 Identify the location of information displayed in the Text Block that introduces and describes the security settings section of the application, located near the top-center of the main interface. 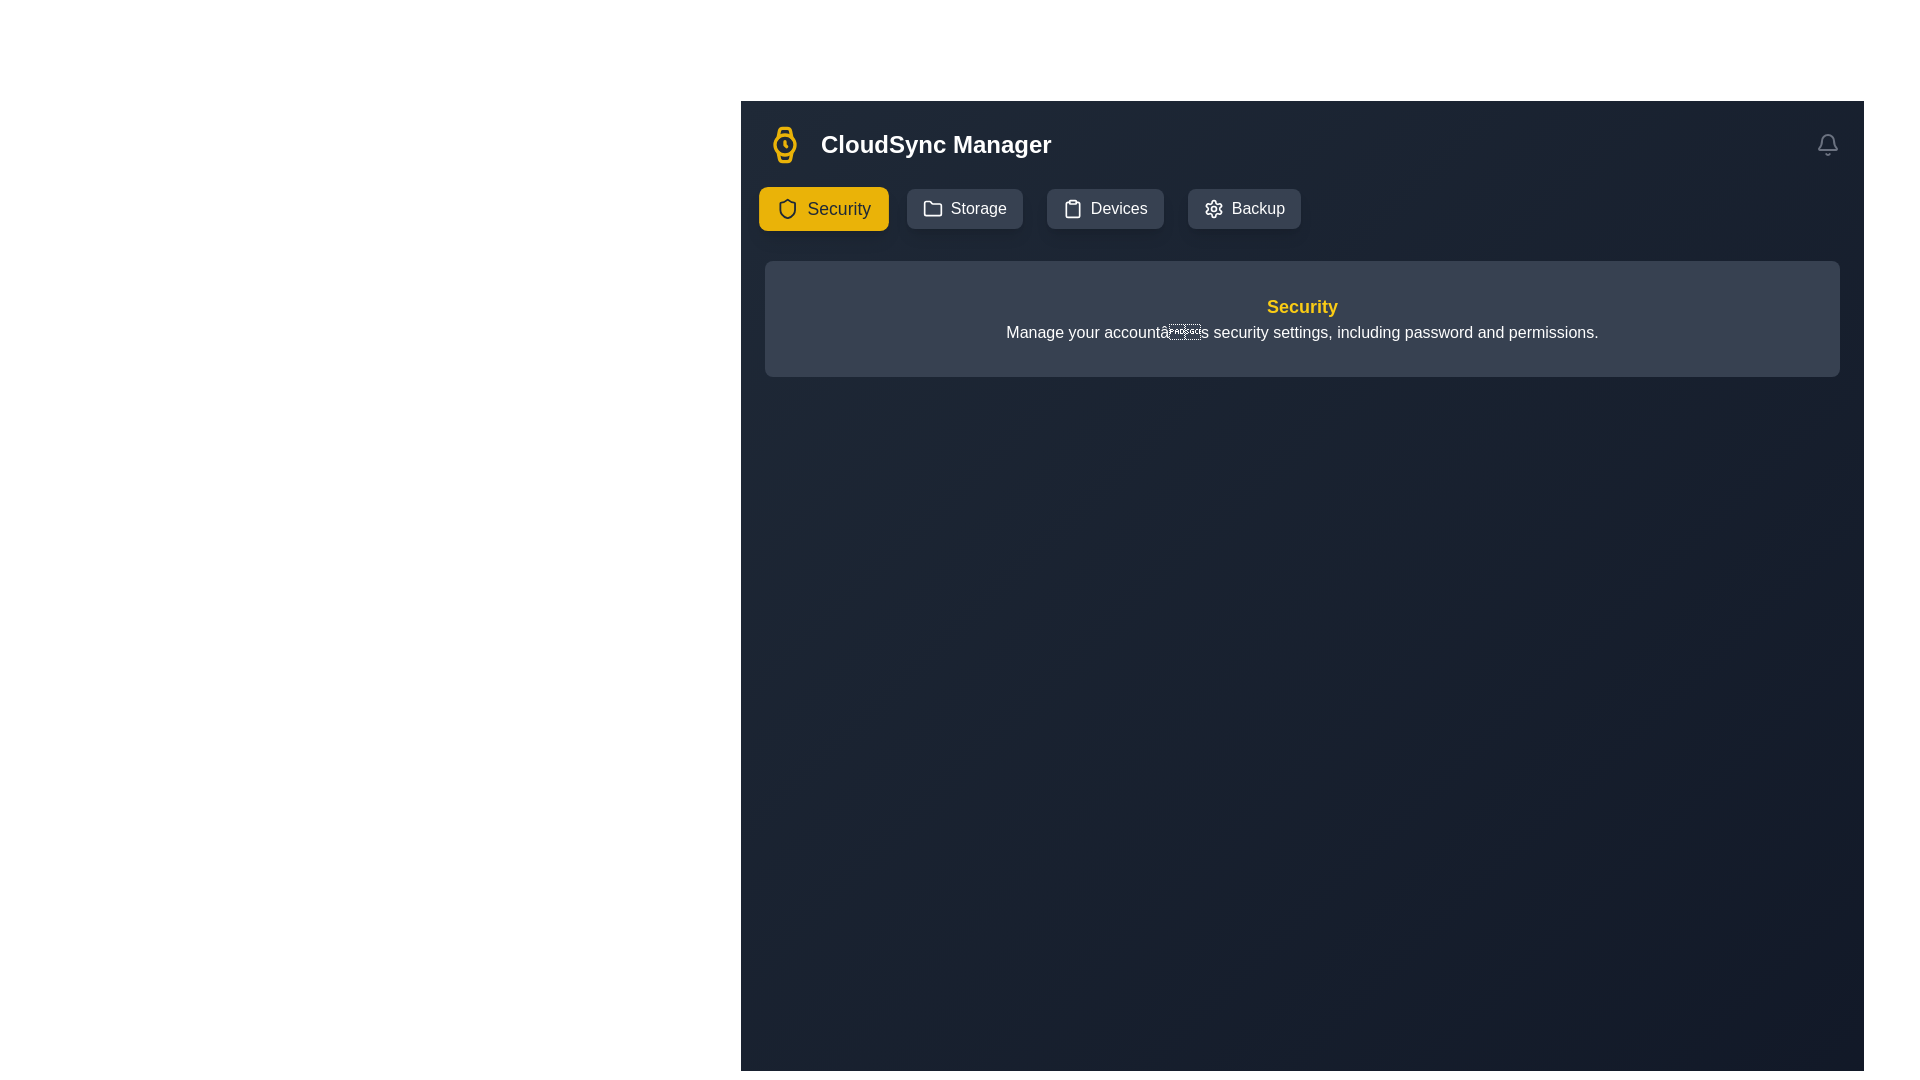
(1302, 318).